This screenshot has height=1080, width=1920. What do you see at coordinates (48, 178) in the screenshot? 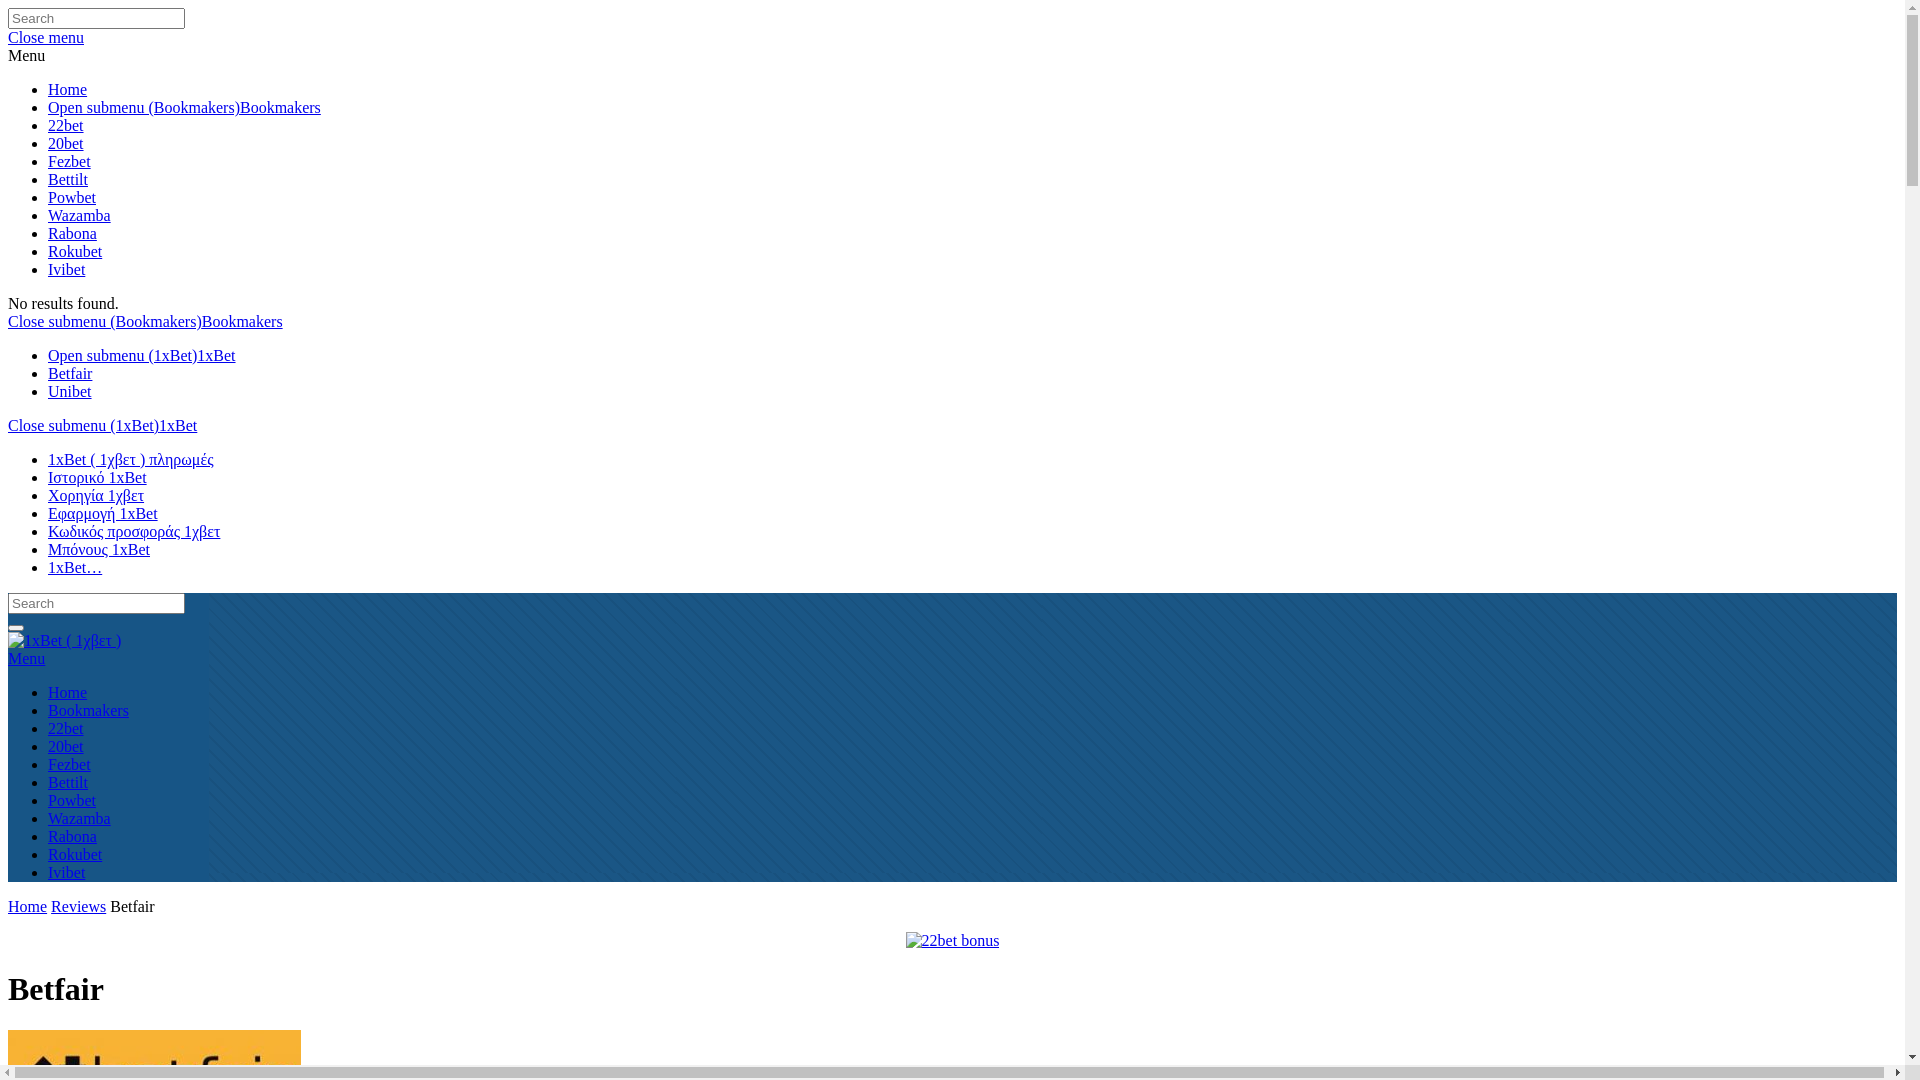
I see `'Bettilt'` at bounding box center [48, 178].